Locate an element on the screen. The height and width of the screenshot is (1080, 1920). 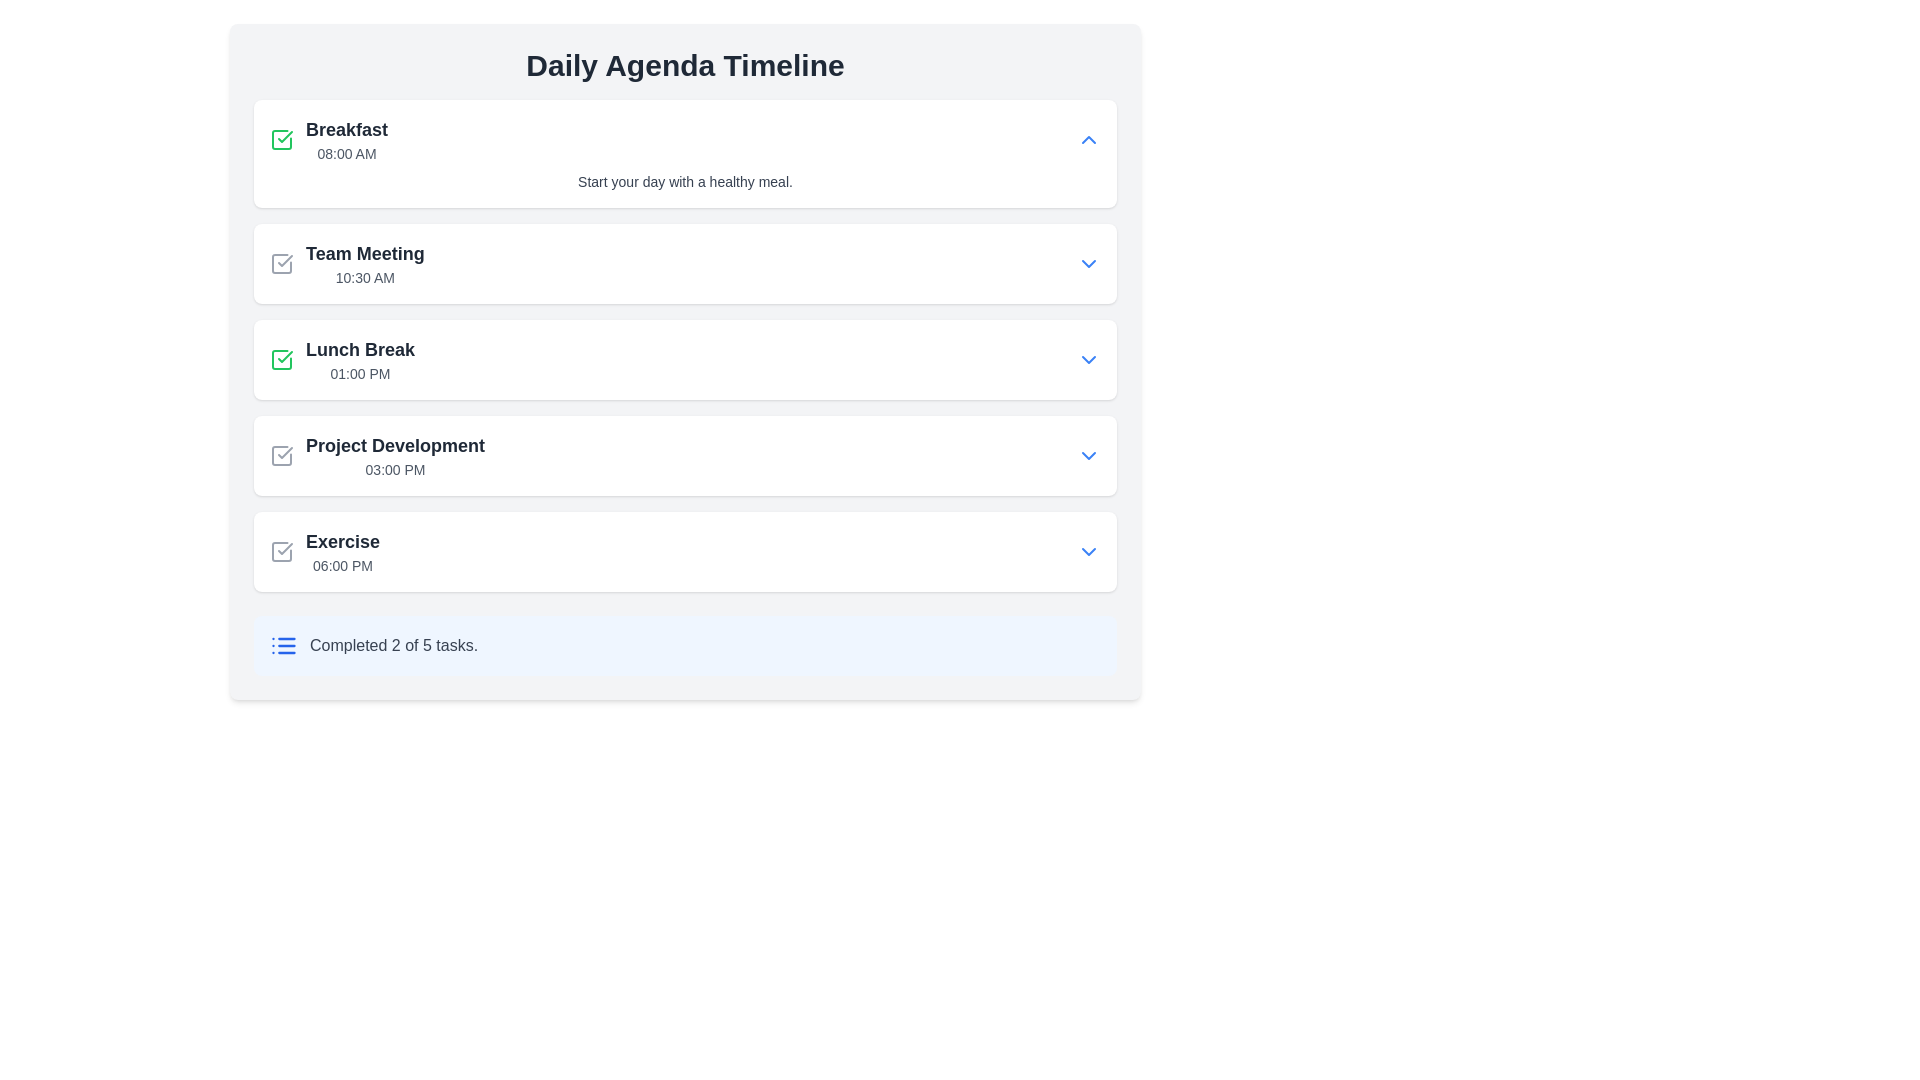
the time '06:00 PM' displayed in the smaller, gray font text label is located at coordinates (343, 566).